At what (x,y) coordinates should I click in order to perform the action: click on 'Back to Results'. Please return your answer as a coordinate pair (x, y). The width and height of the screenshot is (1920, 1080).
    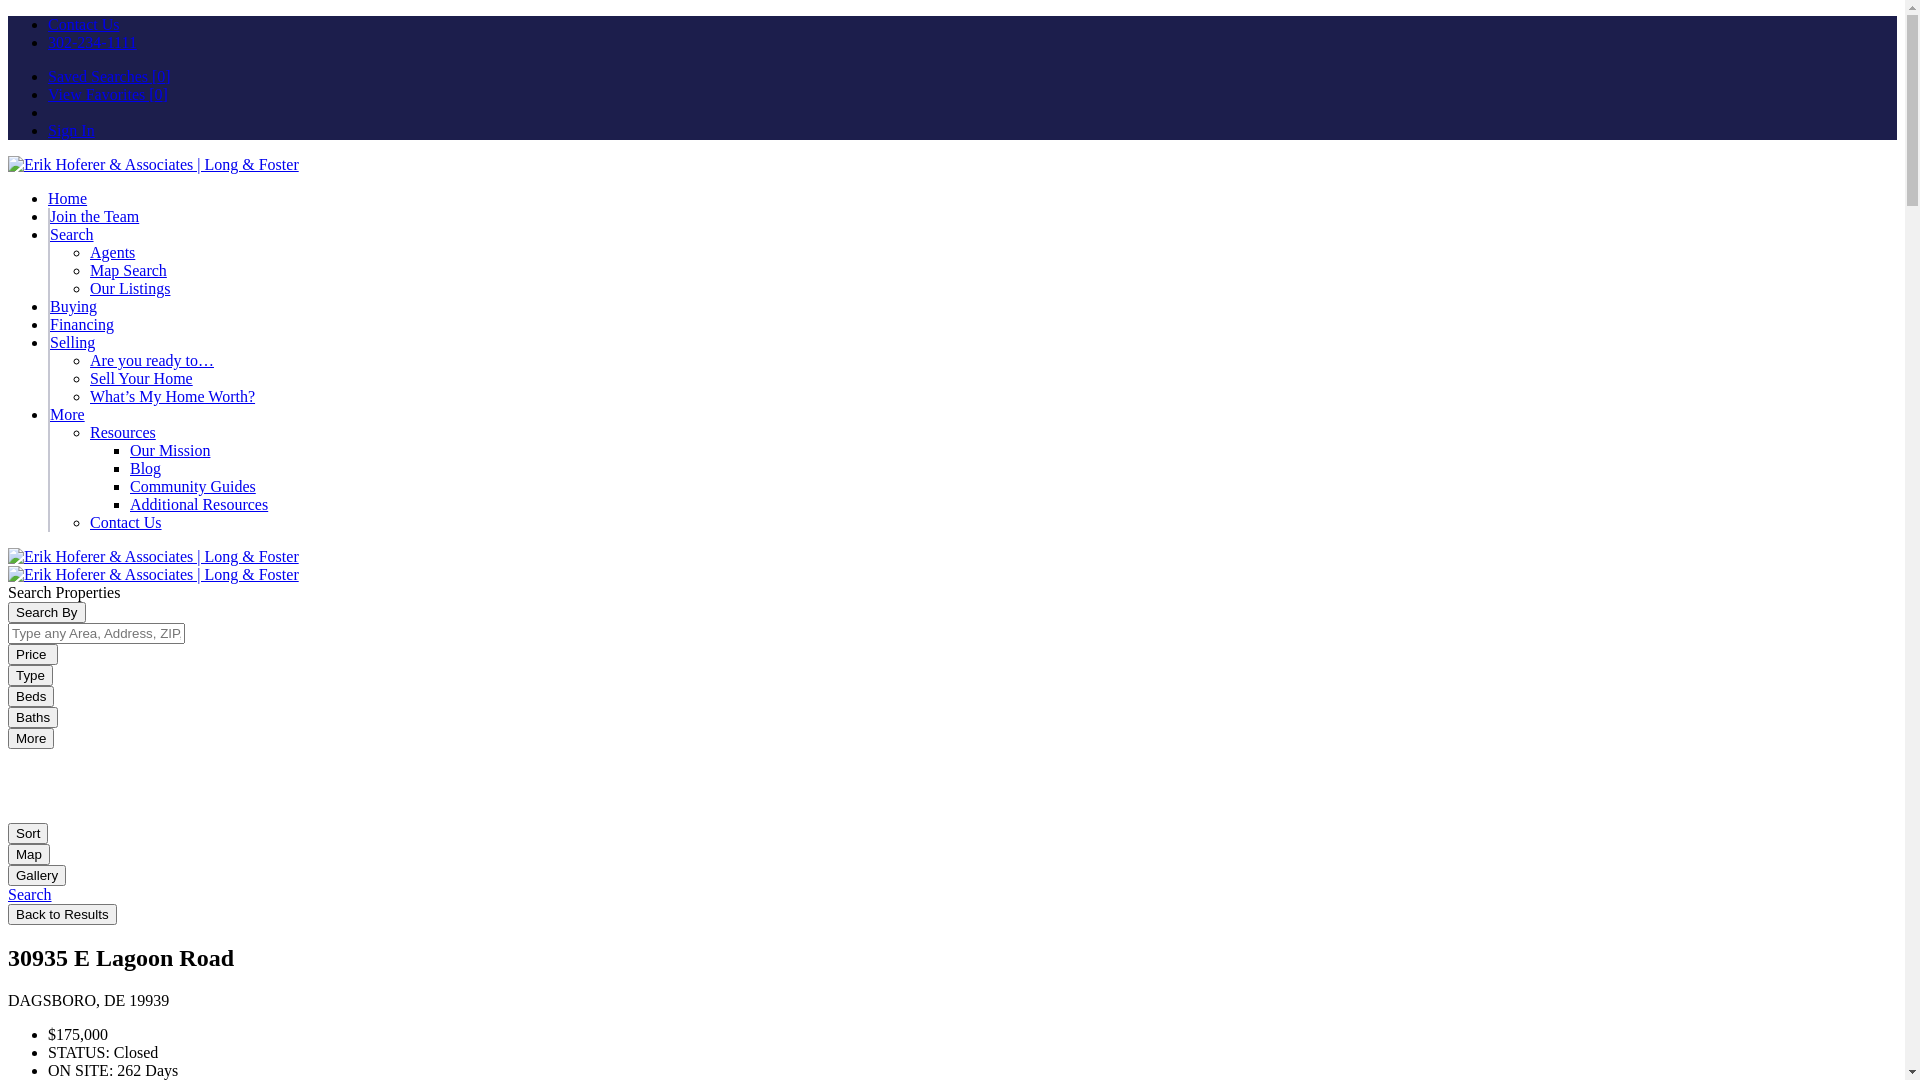
    Looking at the image, I should click on (62, 914).